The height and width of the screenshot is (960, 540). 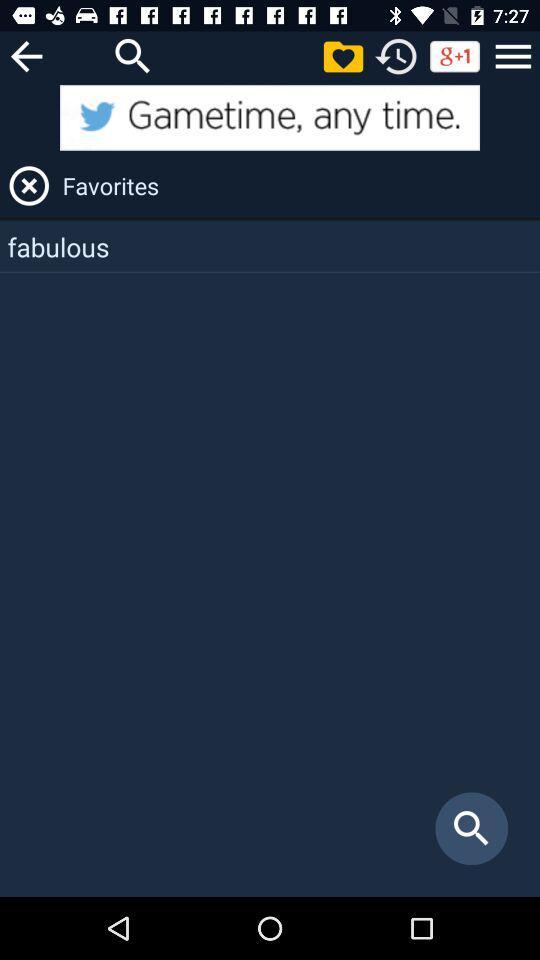 I want to click on x, so click(x=28, y=185).